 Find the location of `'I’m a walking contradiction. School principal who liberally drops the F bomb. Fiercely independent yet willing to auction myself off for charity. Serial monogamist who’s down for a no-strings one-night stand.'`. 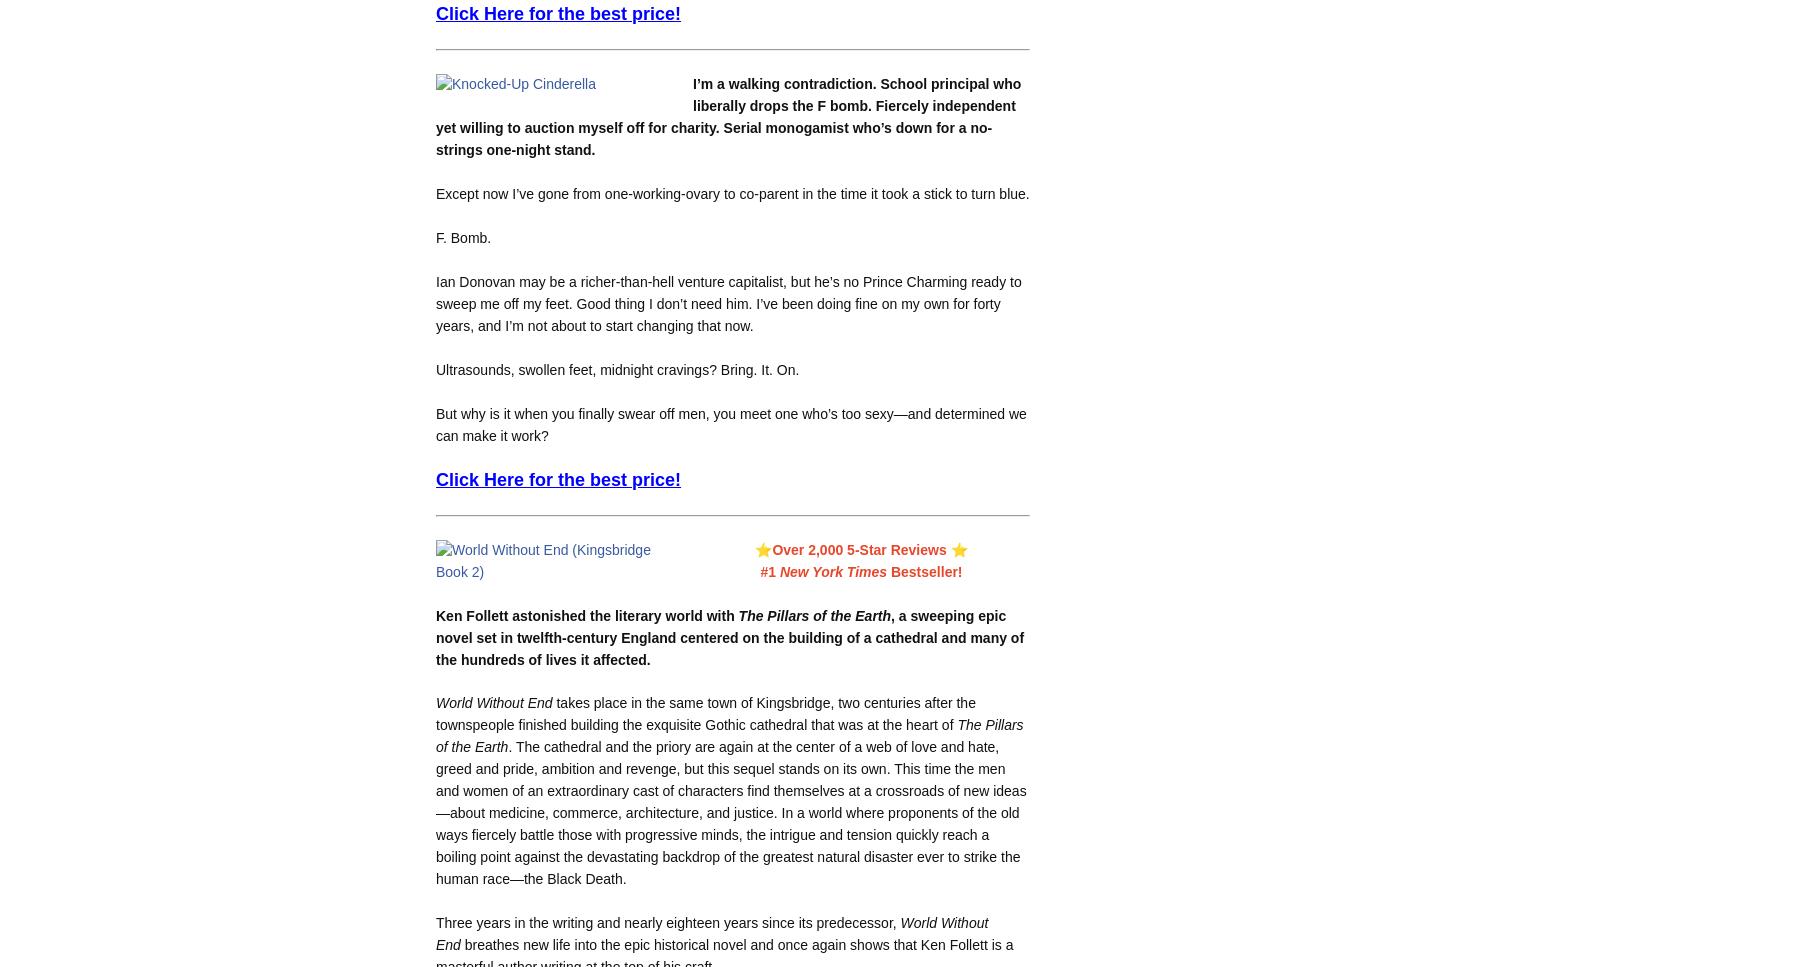

'I’m a walking contradiction. School principal who liberally drops the F bomb. Fiercely independent yet willing to auction myself off for charity. Serial monogamist who’s down for a no-strings one-night stand.' is located at coordinates (727, 115).